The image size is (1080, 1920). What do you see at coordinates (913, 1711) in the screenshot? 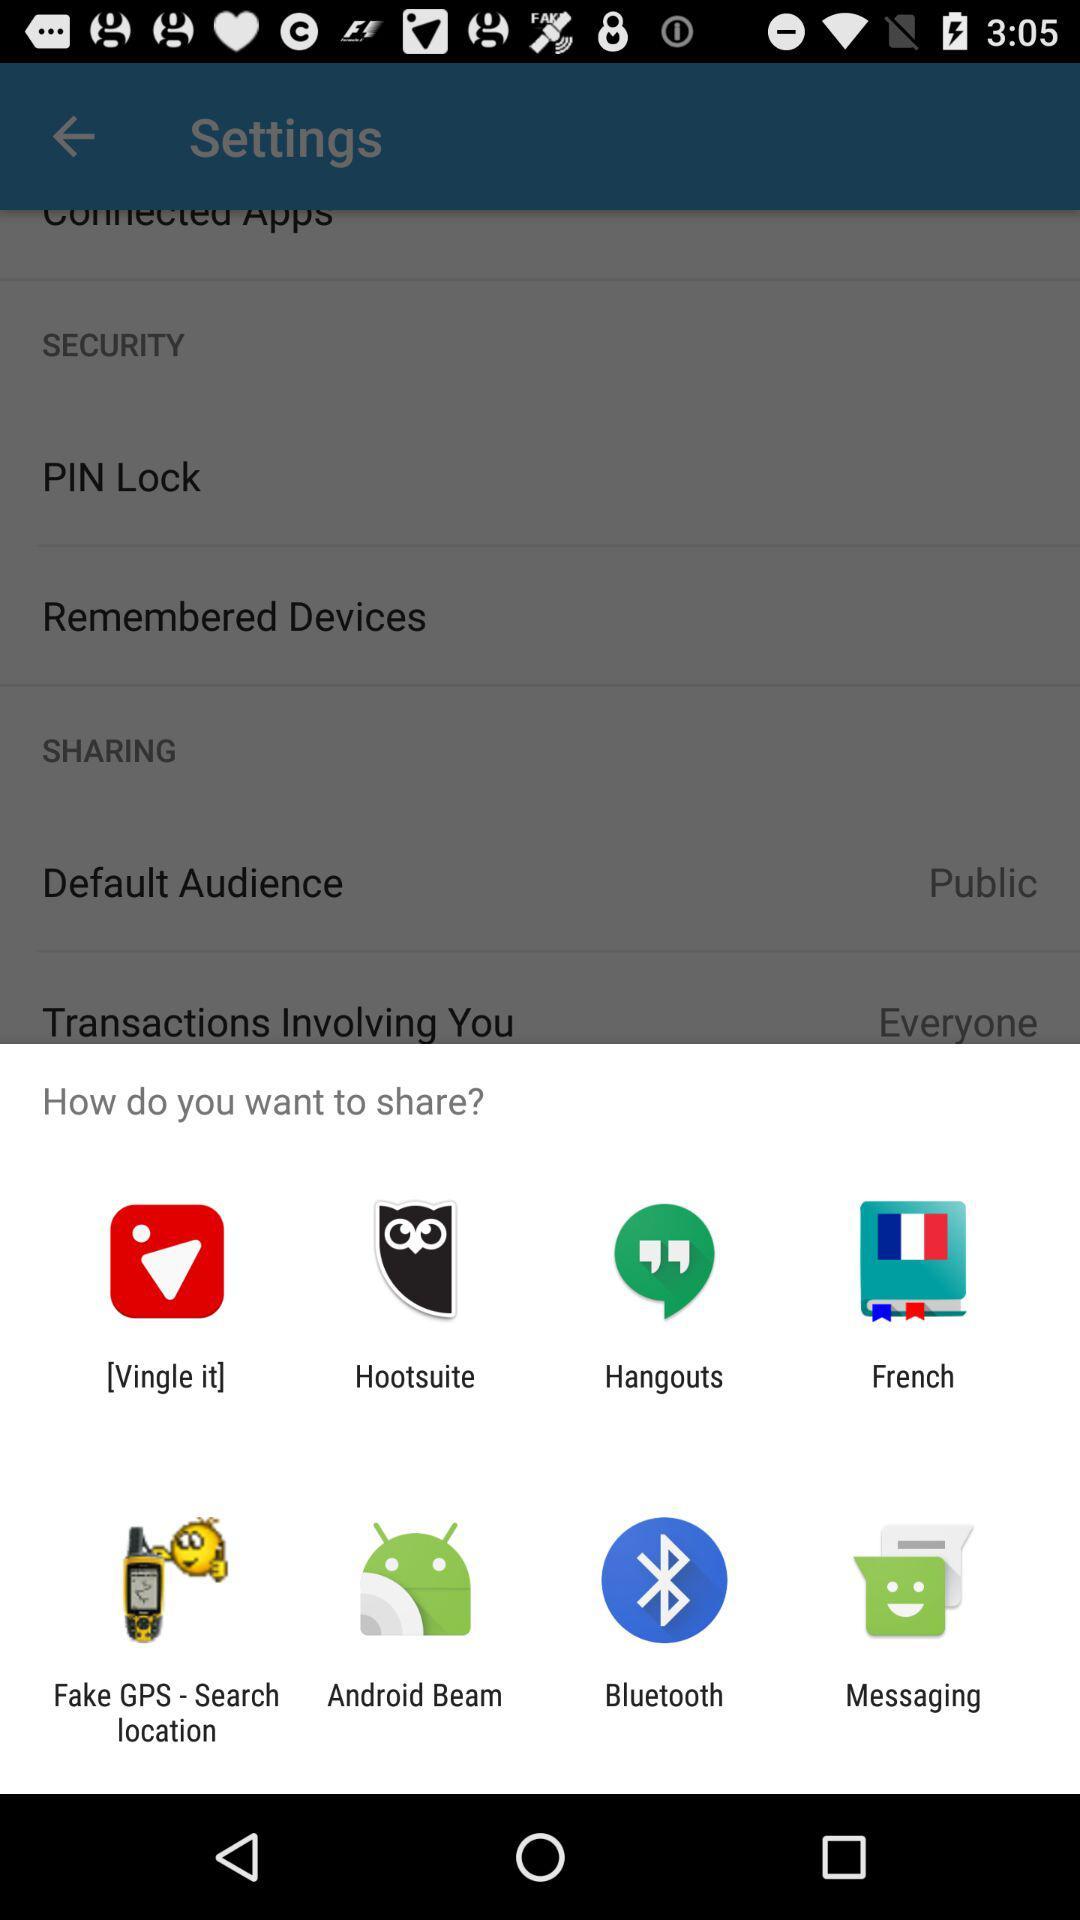
I see `icon next to the bluetooth` at bounding box center [913, 1711].